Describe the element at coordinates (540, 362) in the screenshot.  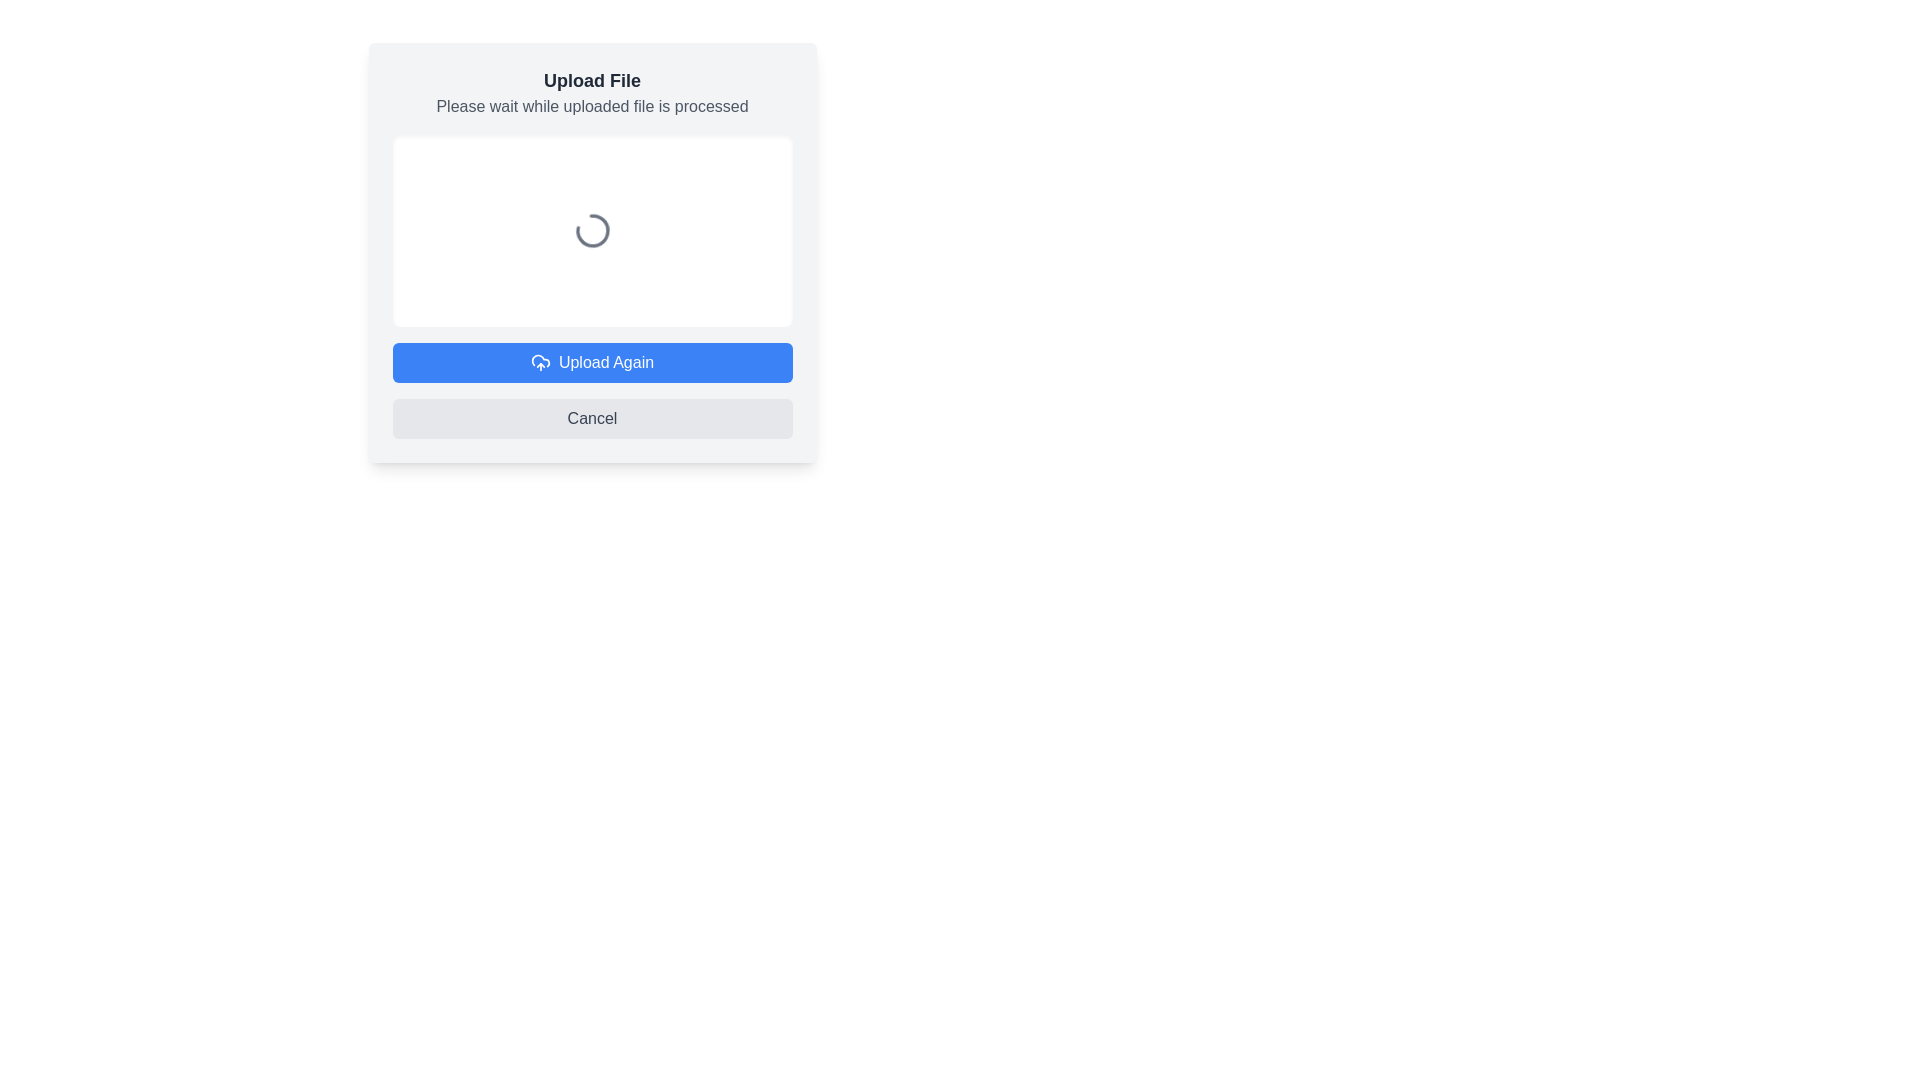
I see `the 'Upload Again' button which contains a cloud icon with an upward arrow` at that location.